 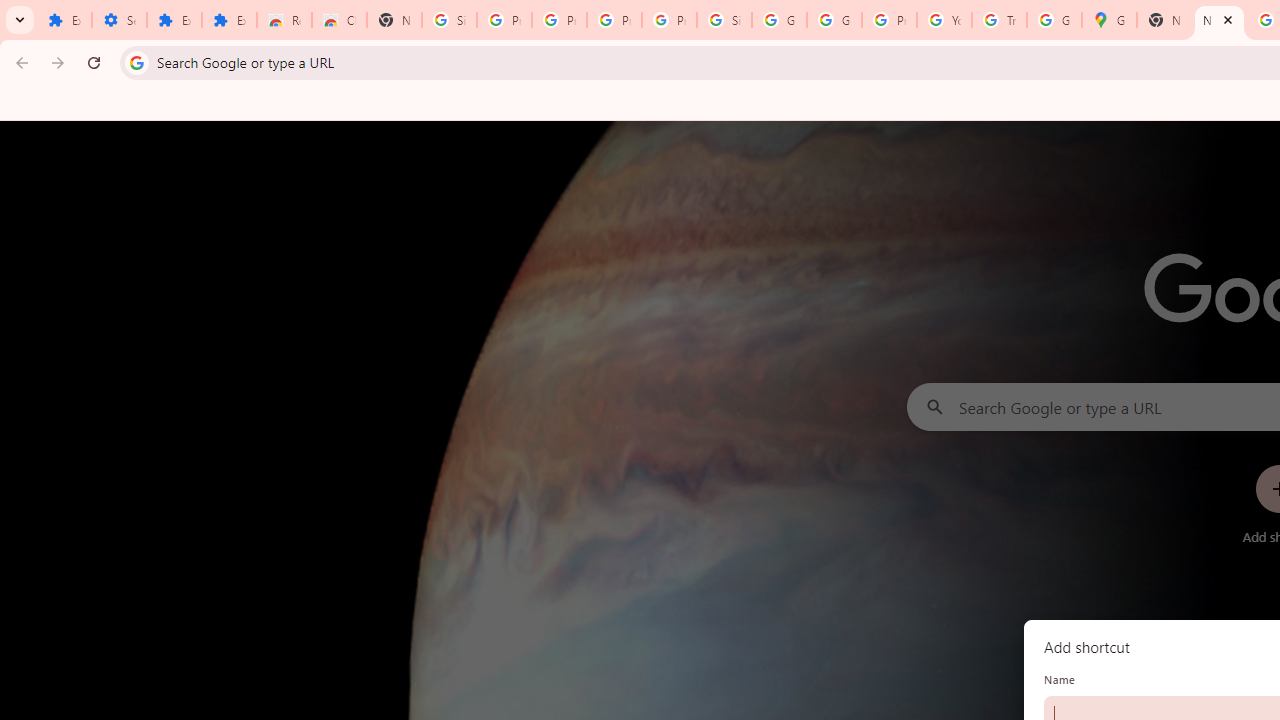 What do you see at coordinates (229, 20) in the screenshot?
I see `'Extensions'` at bounding box center [229, 20].